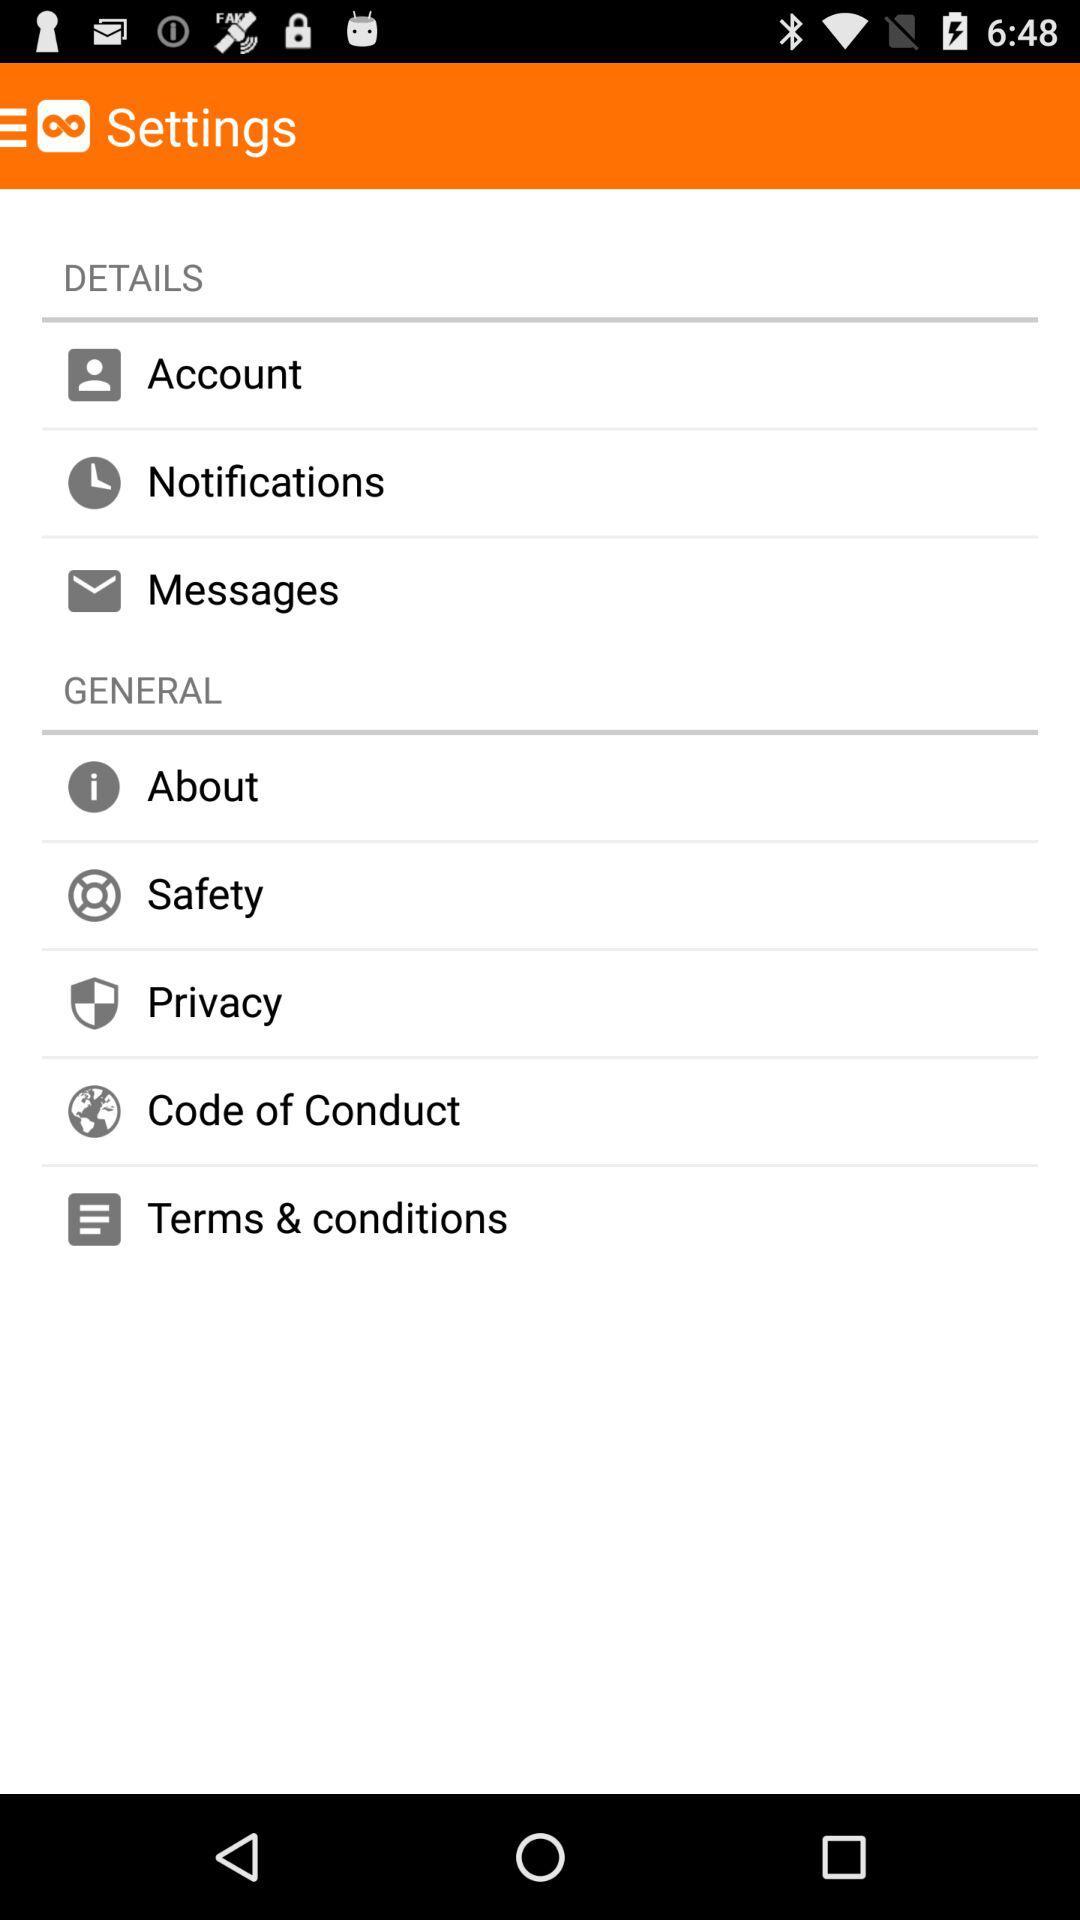 The height and width of the screenshot is (1920, 1080). I want to click on the item above the messages item, so click(540, 483).